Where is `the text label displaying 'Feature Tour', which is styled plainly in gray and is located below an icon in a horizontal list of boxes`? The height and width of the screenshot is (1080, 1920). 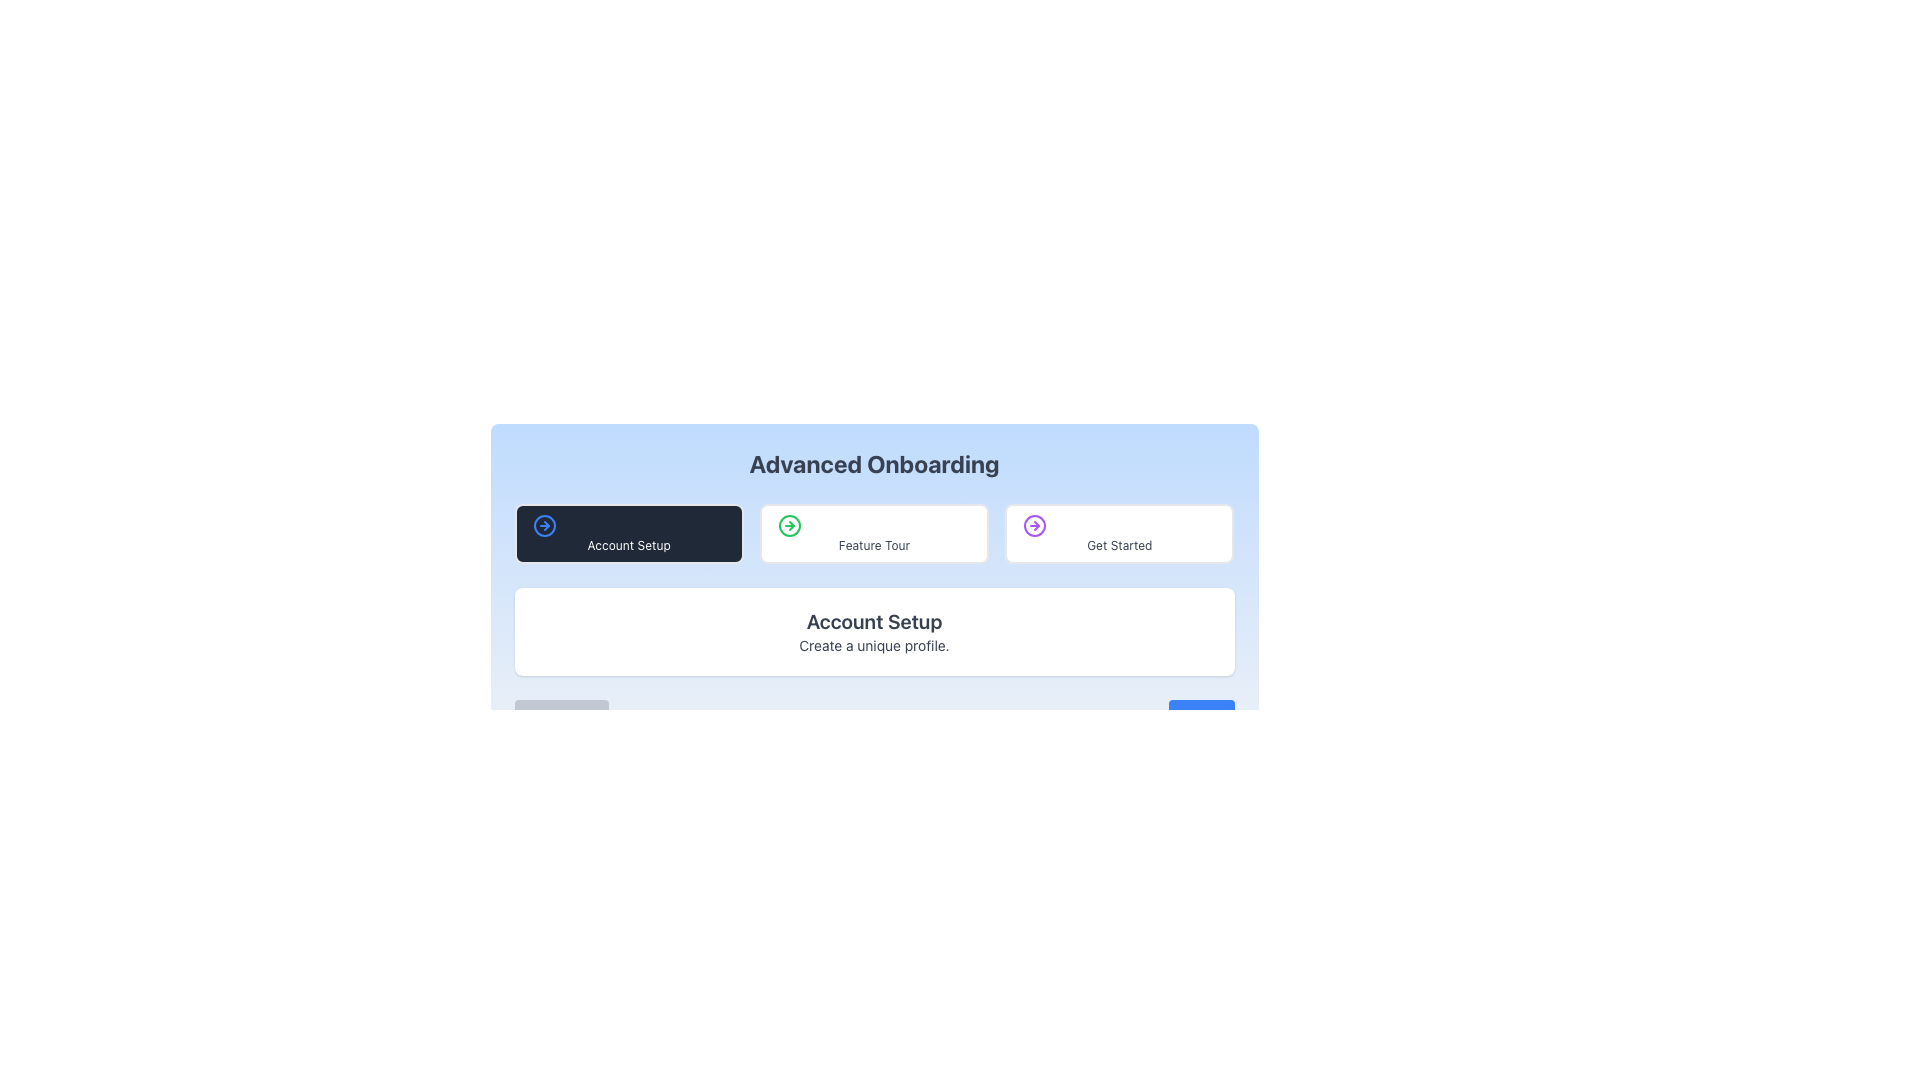 the text label displaying 'Feature Tour', which is styled plainly in gray and is located below an icon in a horizontal list of boxes is located at coordinates (874, 546).